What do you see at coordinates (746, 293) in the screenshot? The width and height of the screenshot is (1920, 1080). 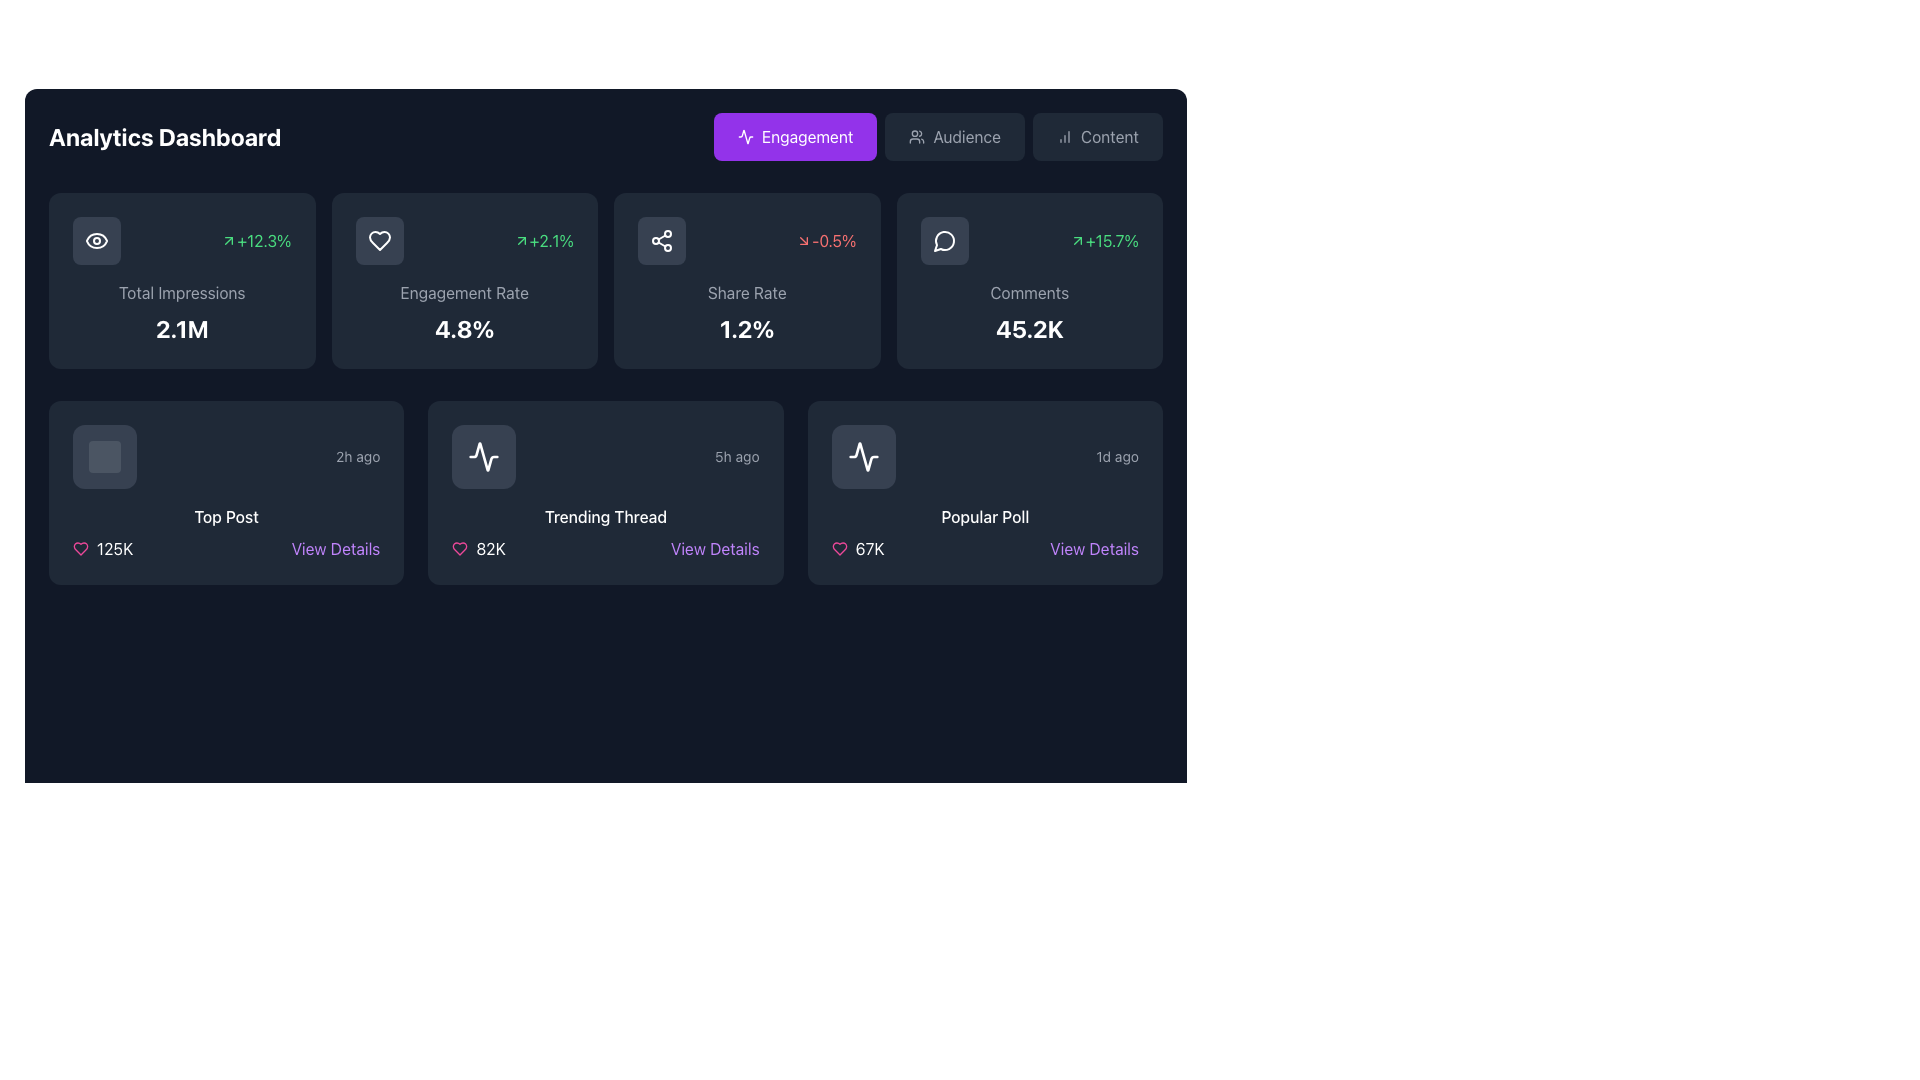 I see `the 'Share Rate' text label, which is styled in gray and positioned between a percentage rate and a metric value in the dark-themed interface` at bounding box center [746, 293].